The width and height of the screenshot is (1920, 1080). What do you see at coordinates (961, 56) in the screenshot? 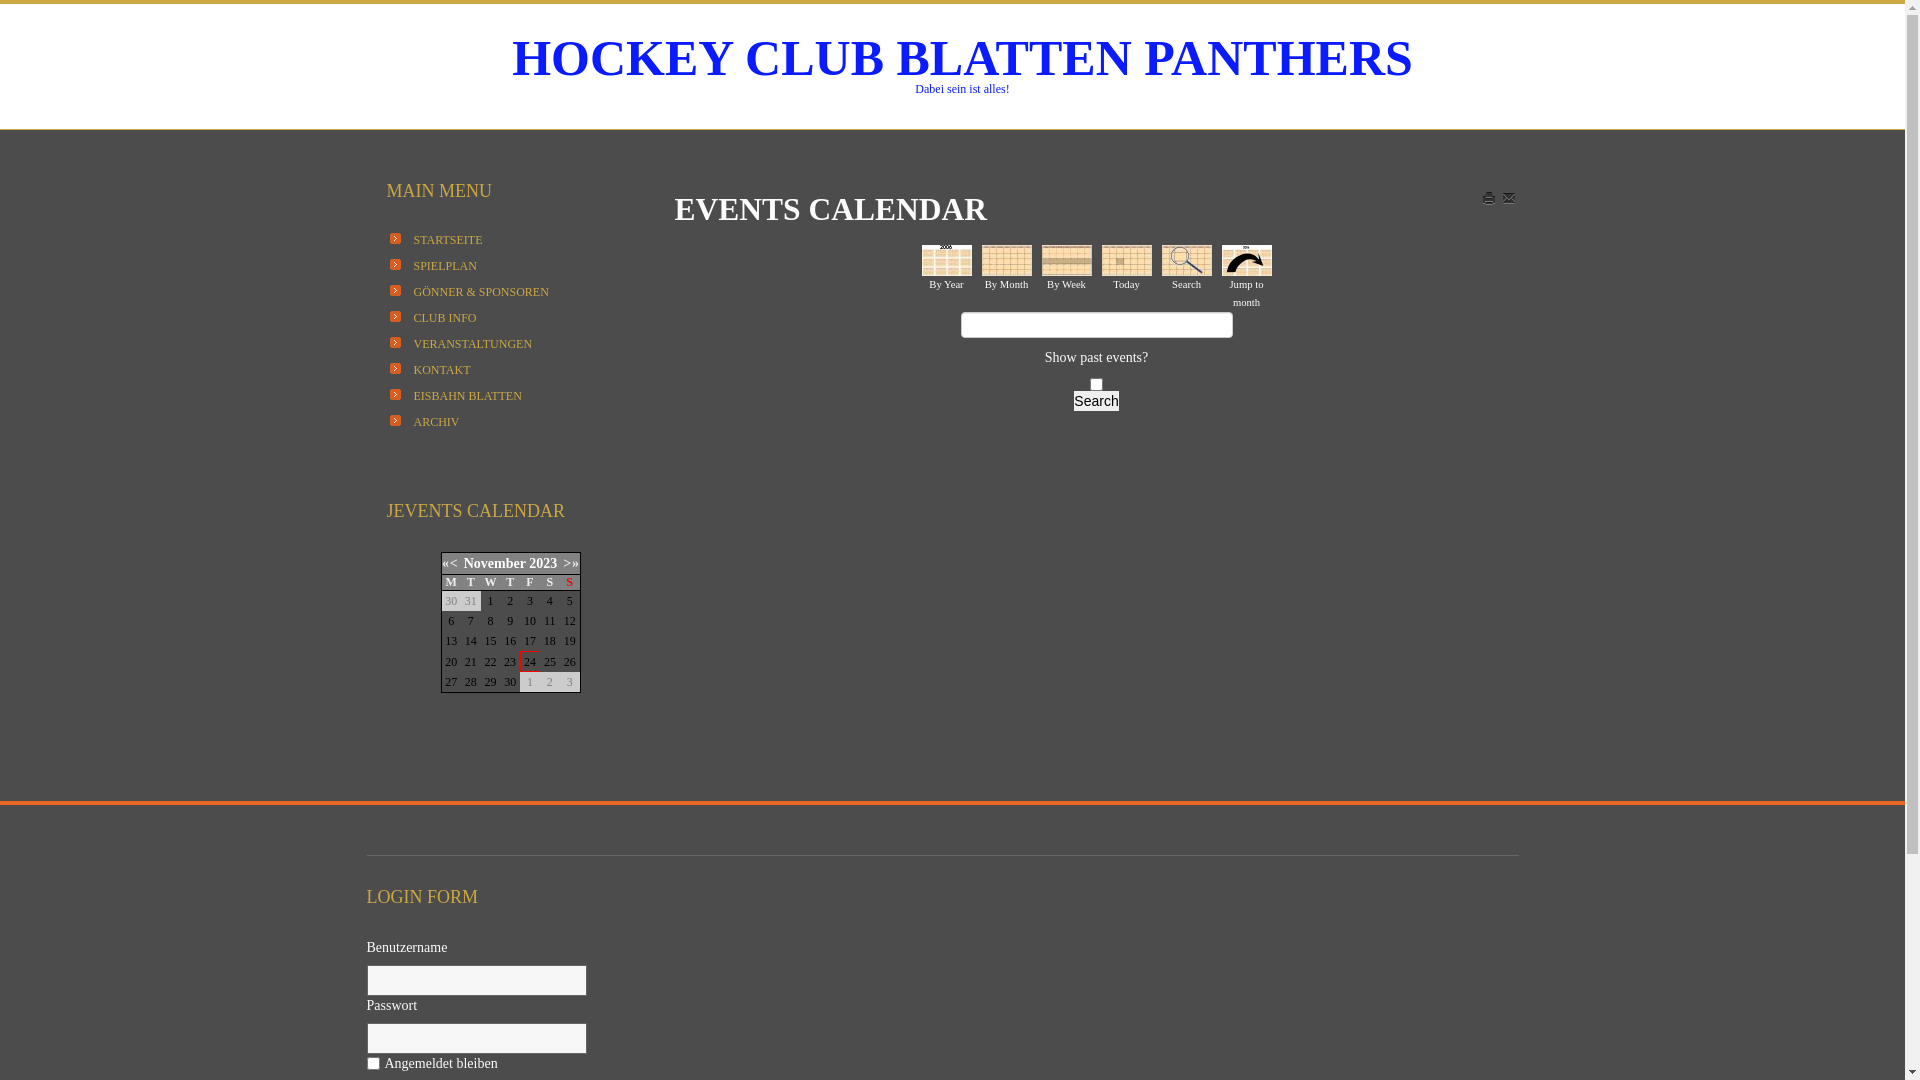
I see `'HOCKEY CLUB BLATTEN PANTHERS'` at bounding box center [961, 56].